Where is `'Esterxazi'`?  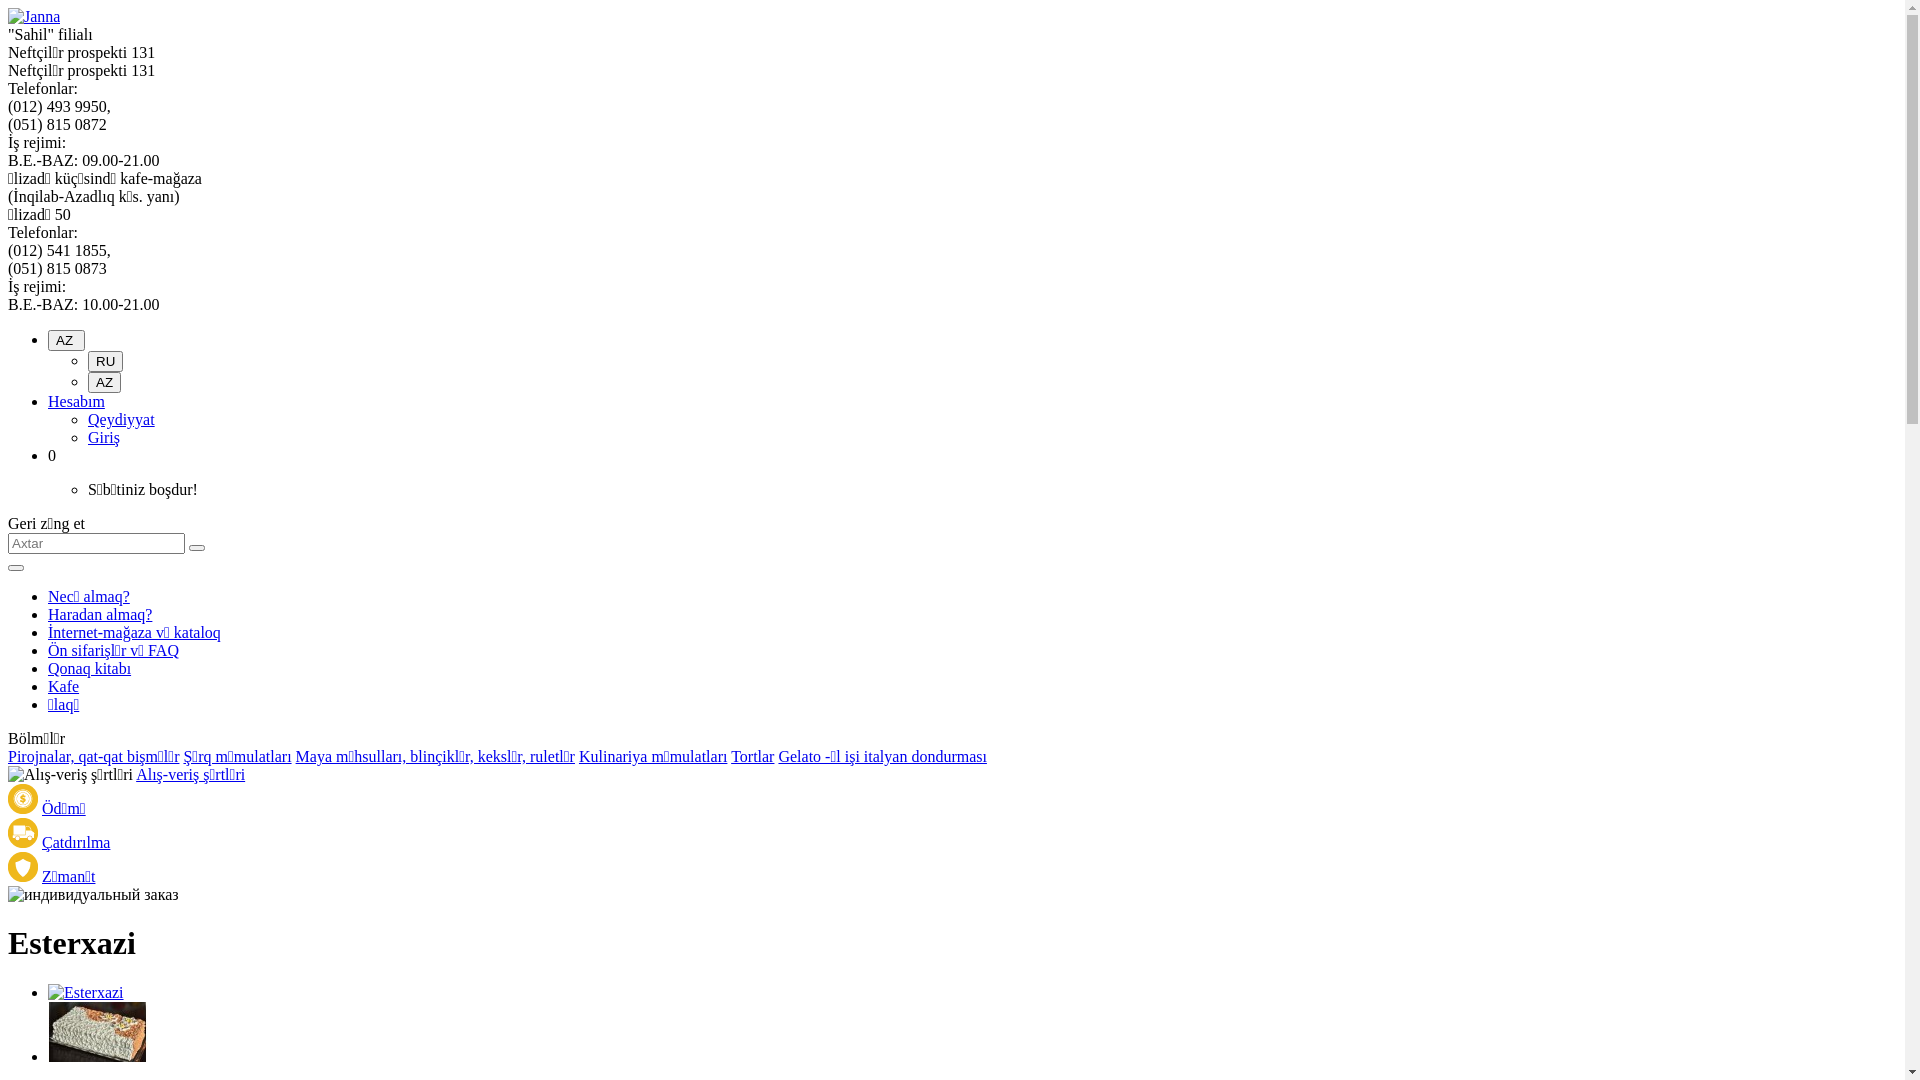
'Esterxazi' is located at coordinates (96, 1032).